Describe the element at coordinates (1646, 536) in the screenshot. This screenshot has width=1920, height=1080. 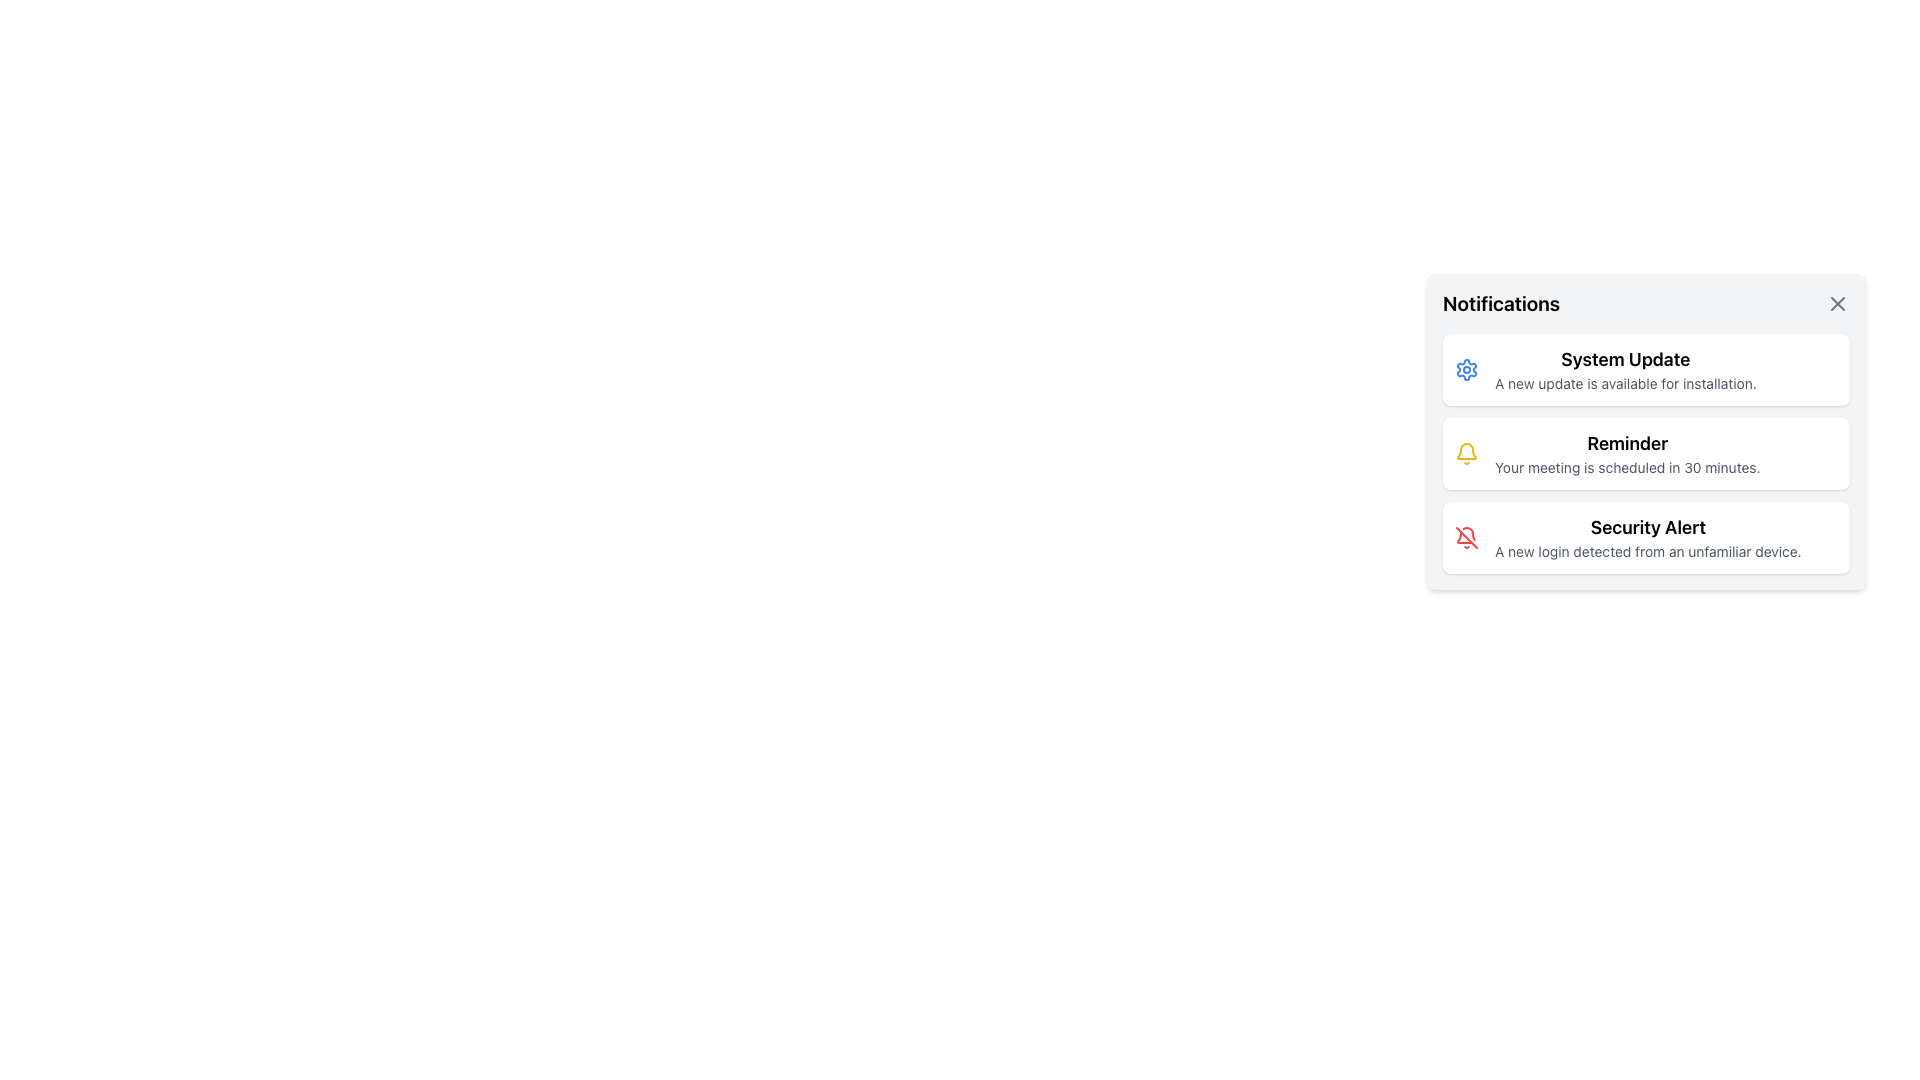
I see `the Notification Card indicating a new login from an unfamiliar device, which is the third card in the notifications list within the 'Notifications' pop-up box` at that location.